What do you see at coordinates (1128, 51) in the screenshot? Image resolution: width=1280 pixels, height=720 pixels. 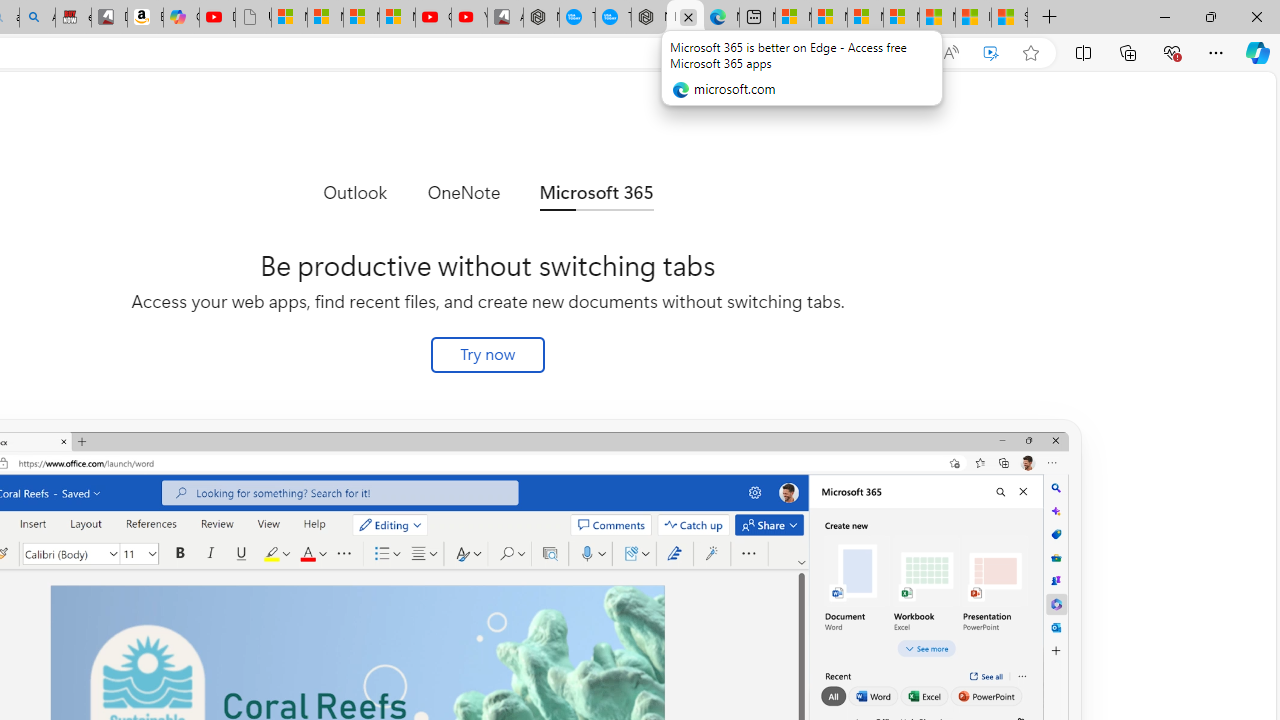 I see `'Collections'` at bounding box center [1128, 51].